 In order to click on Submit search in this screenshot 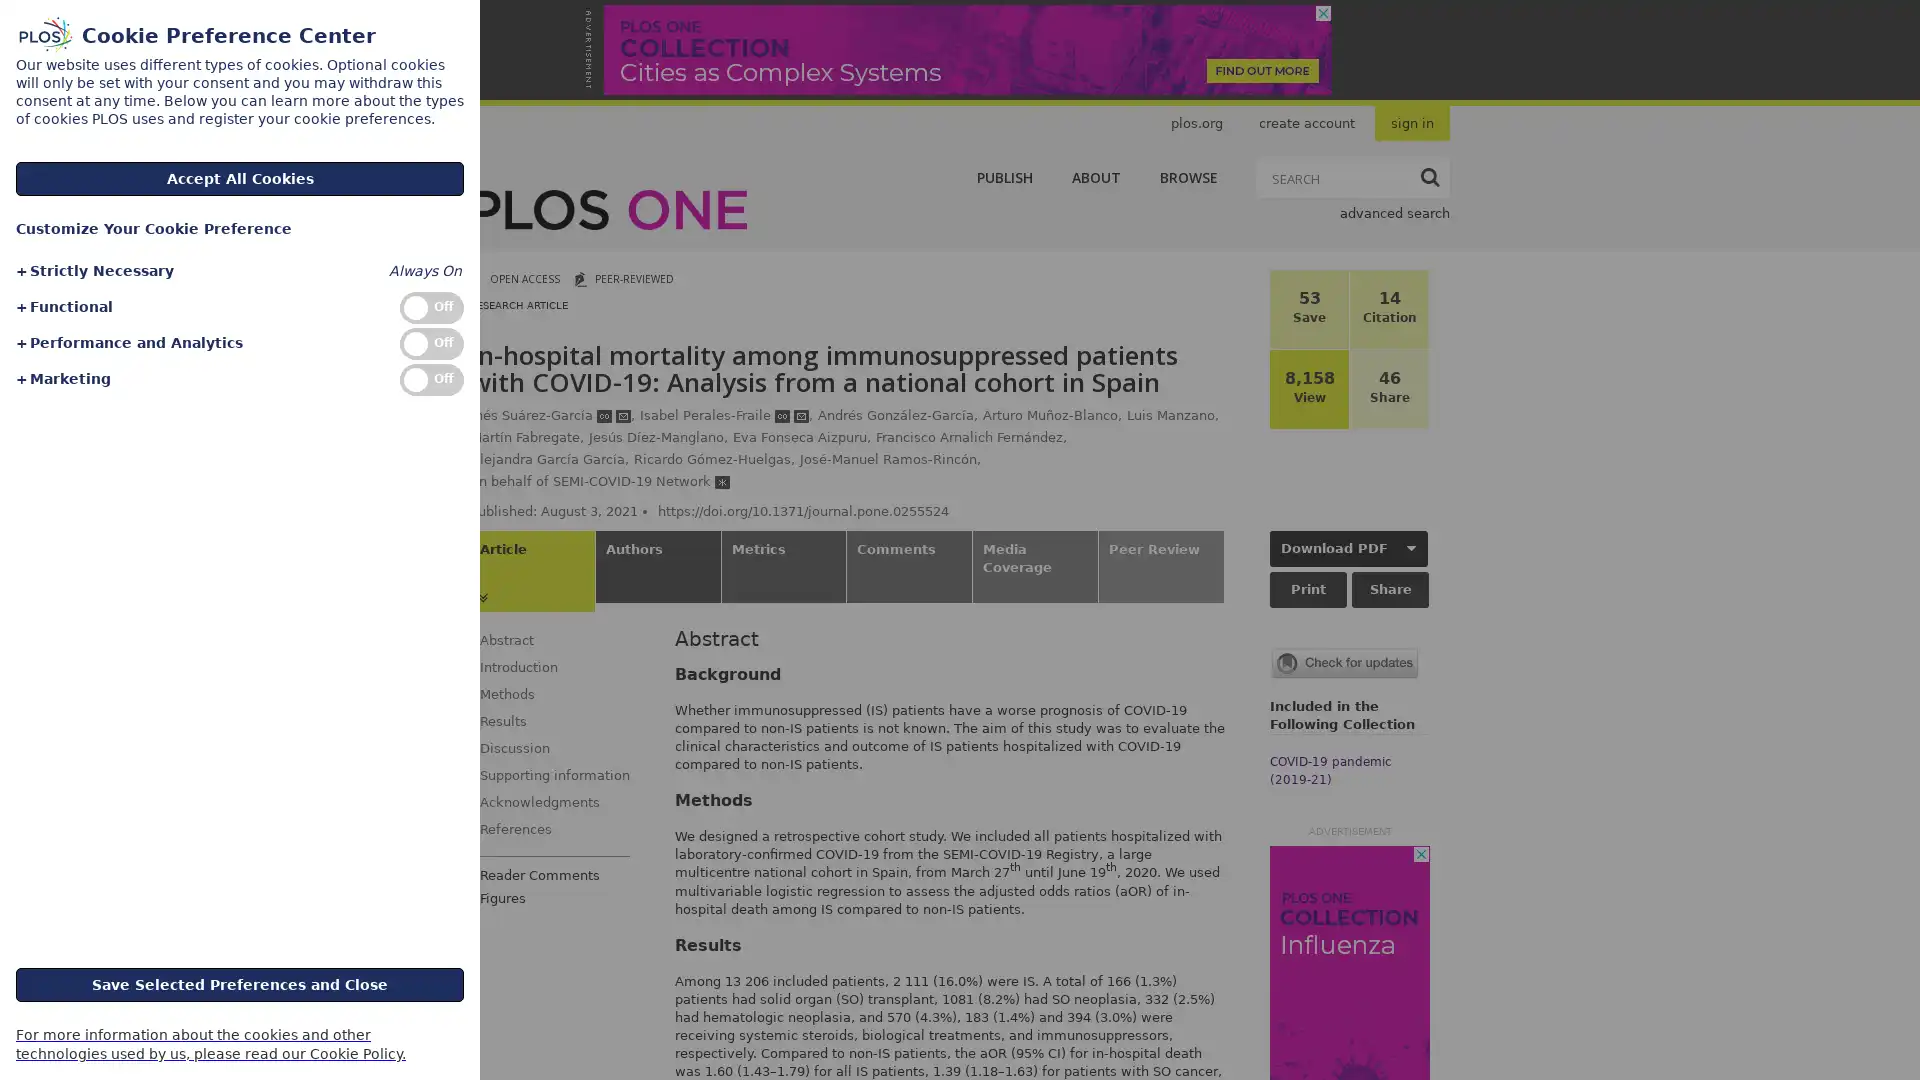, I will do `click(1429, 176)`.